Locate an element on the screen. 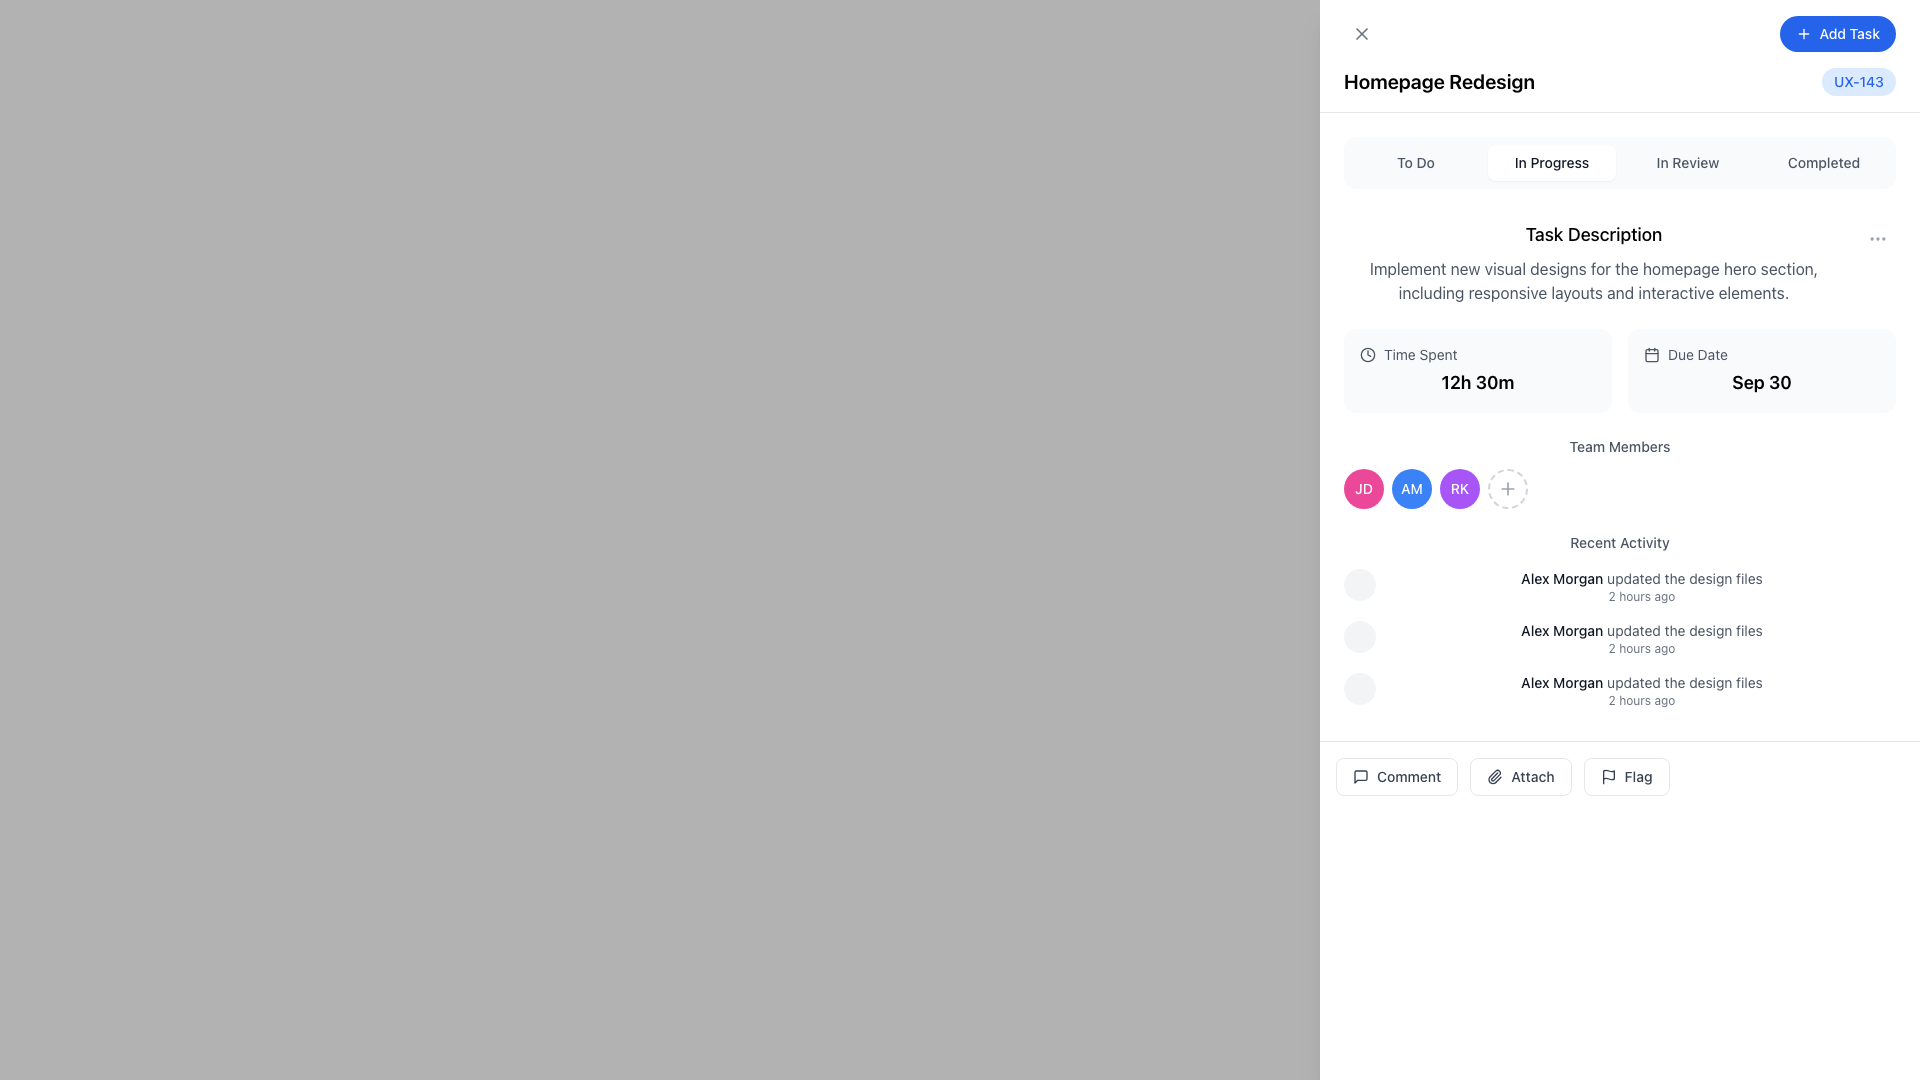 This screenshot has width=1920, height=1080. the Text Label element displaying 'Alex Morgan updated the design files' located in the 'Recent Activity' section is located at coordinates (1641, 681).